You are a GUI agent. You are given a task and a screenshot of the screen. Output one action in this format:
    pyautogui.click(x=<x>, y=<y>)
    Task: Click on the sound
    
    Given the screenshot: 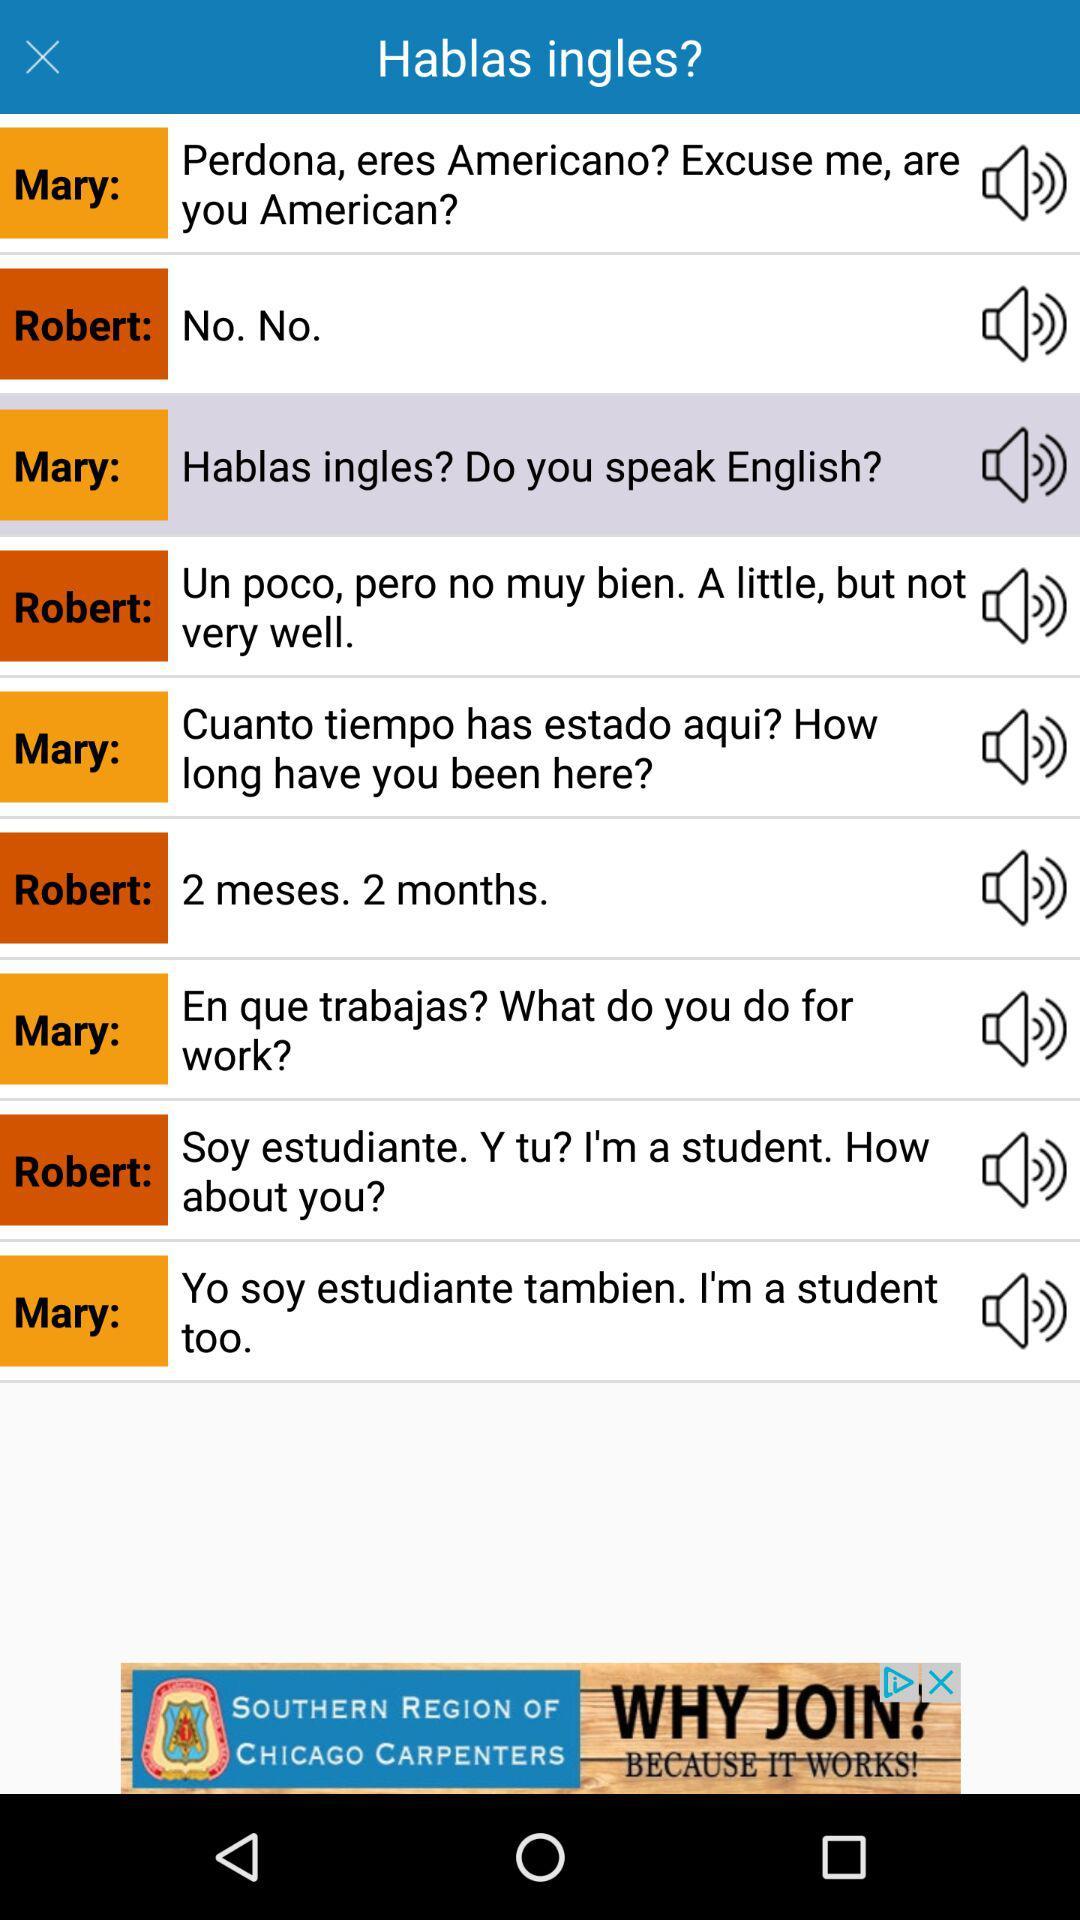 What is the action you would take?
    pyautogui.click(x=1024, y=1310)
    